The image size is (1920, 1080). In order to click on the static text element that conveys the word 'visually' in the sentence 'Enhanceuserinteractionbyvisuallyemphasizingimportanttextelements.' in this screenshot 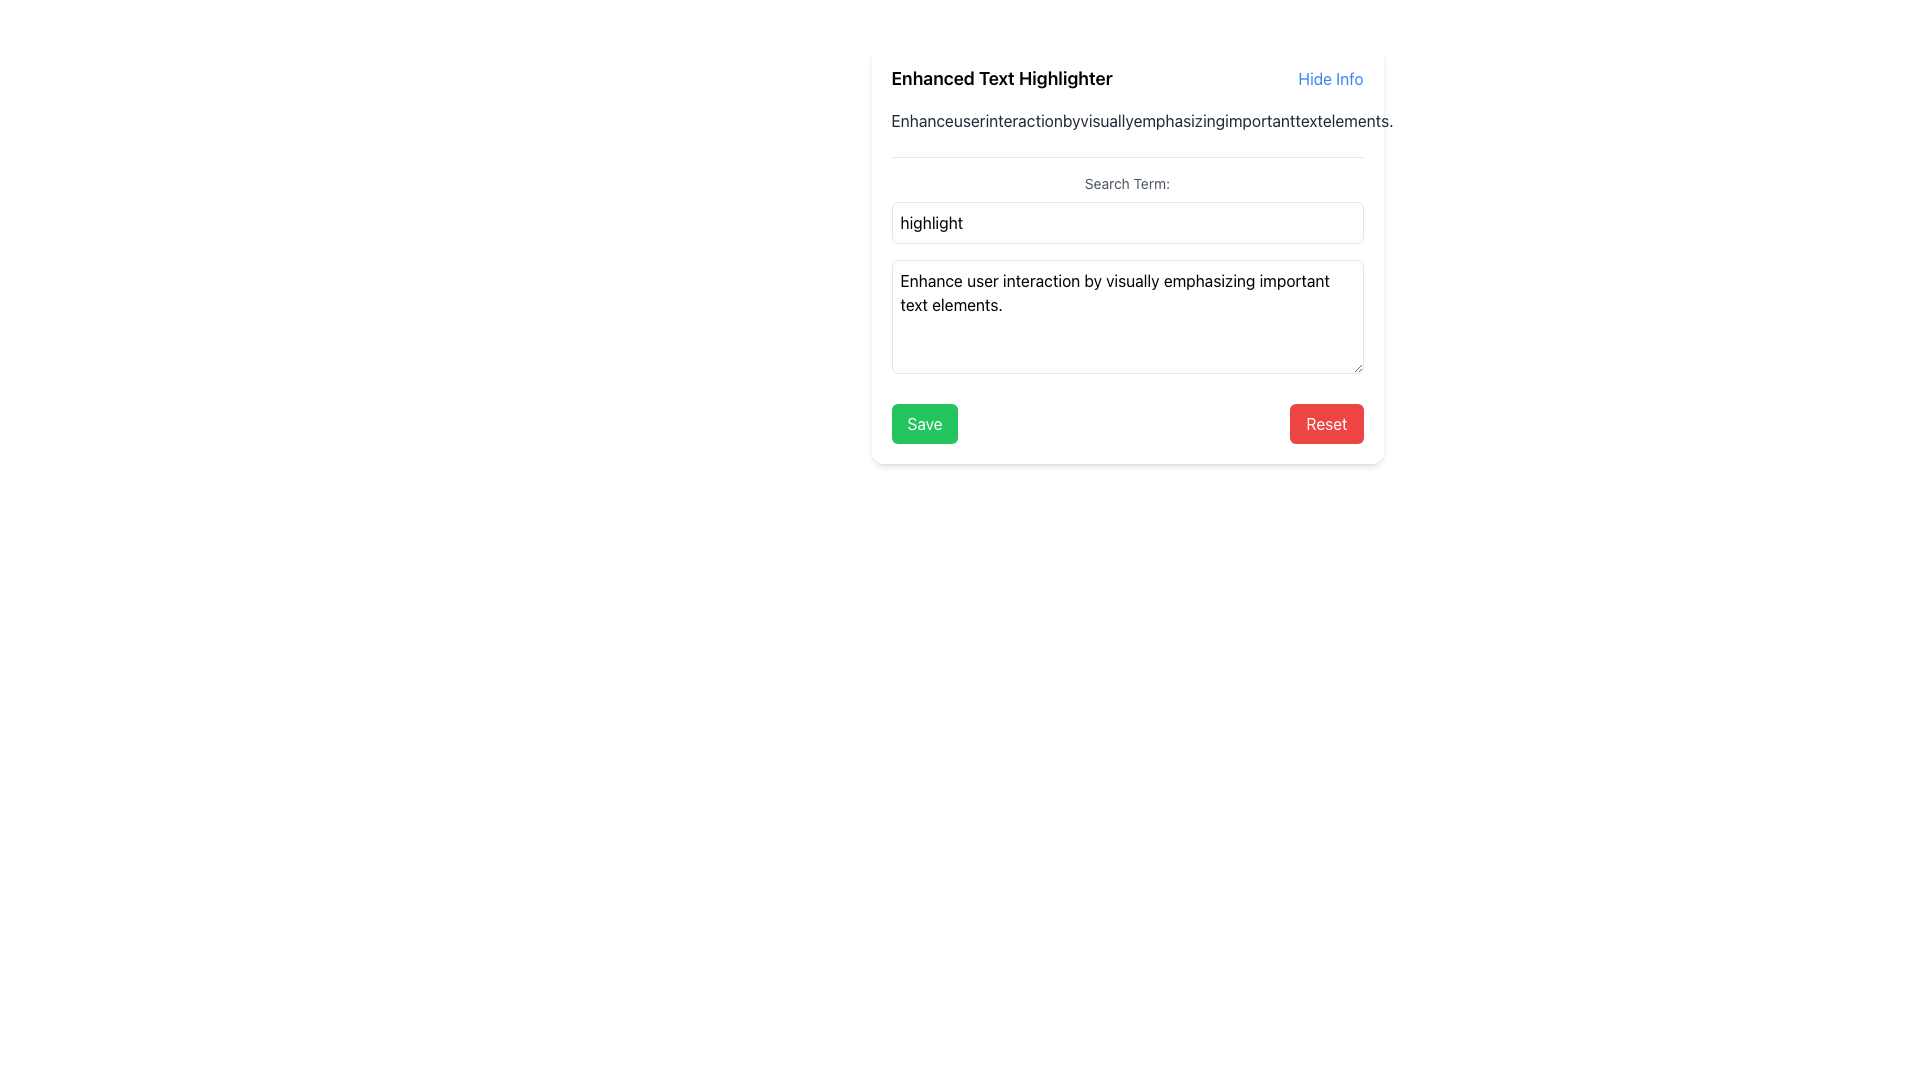, I will do `click(1106, 120)`.